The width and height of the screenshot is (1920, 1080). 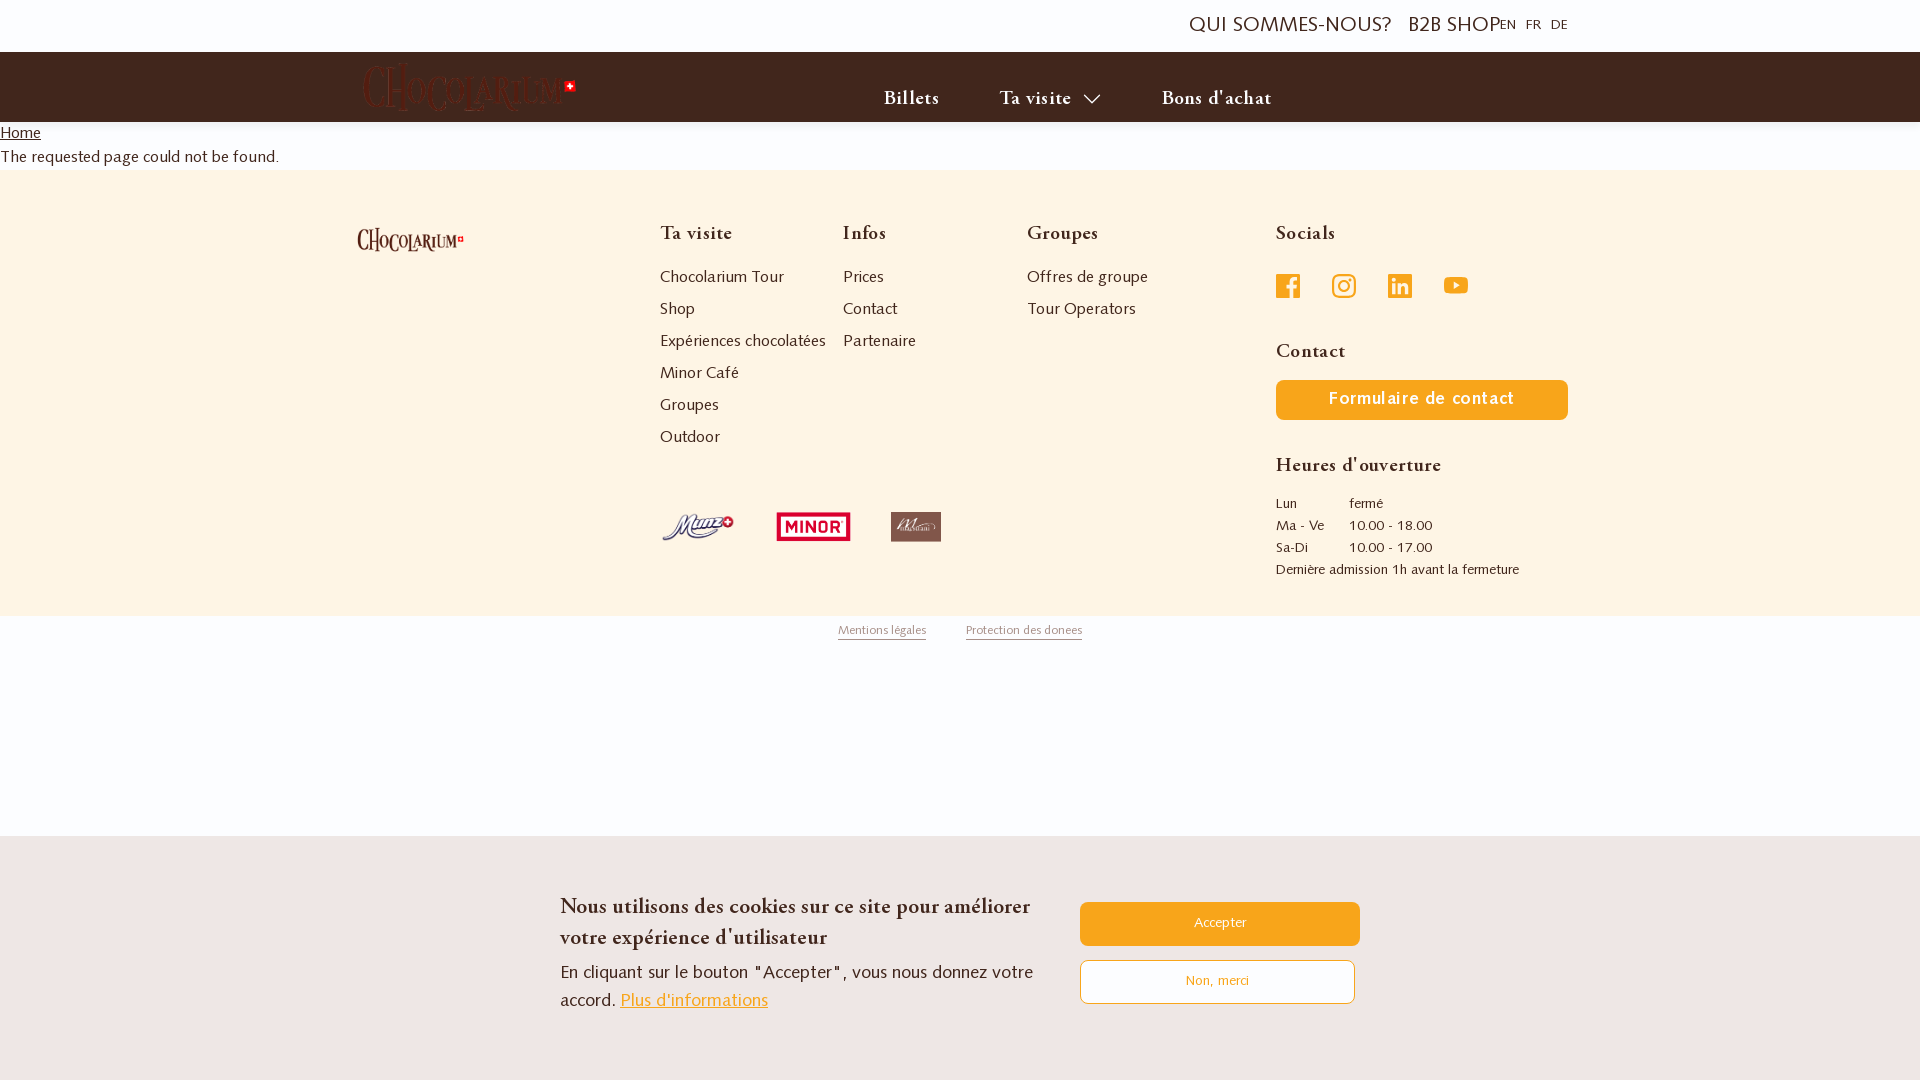 What do you see at coordinates (1216, 99) in the screenshot?
I see `'Bons d'achat'` at bounding box center [1216, 99].